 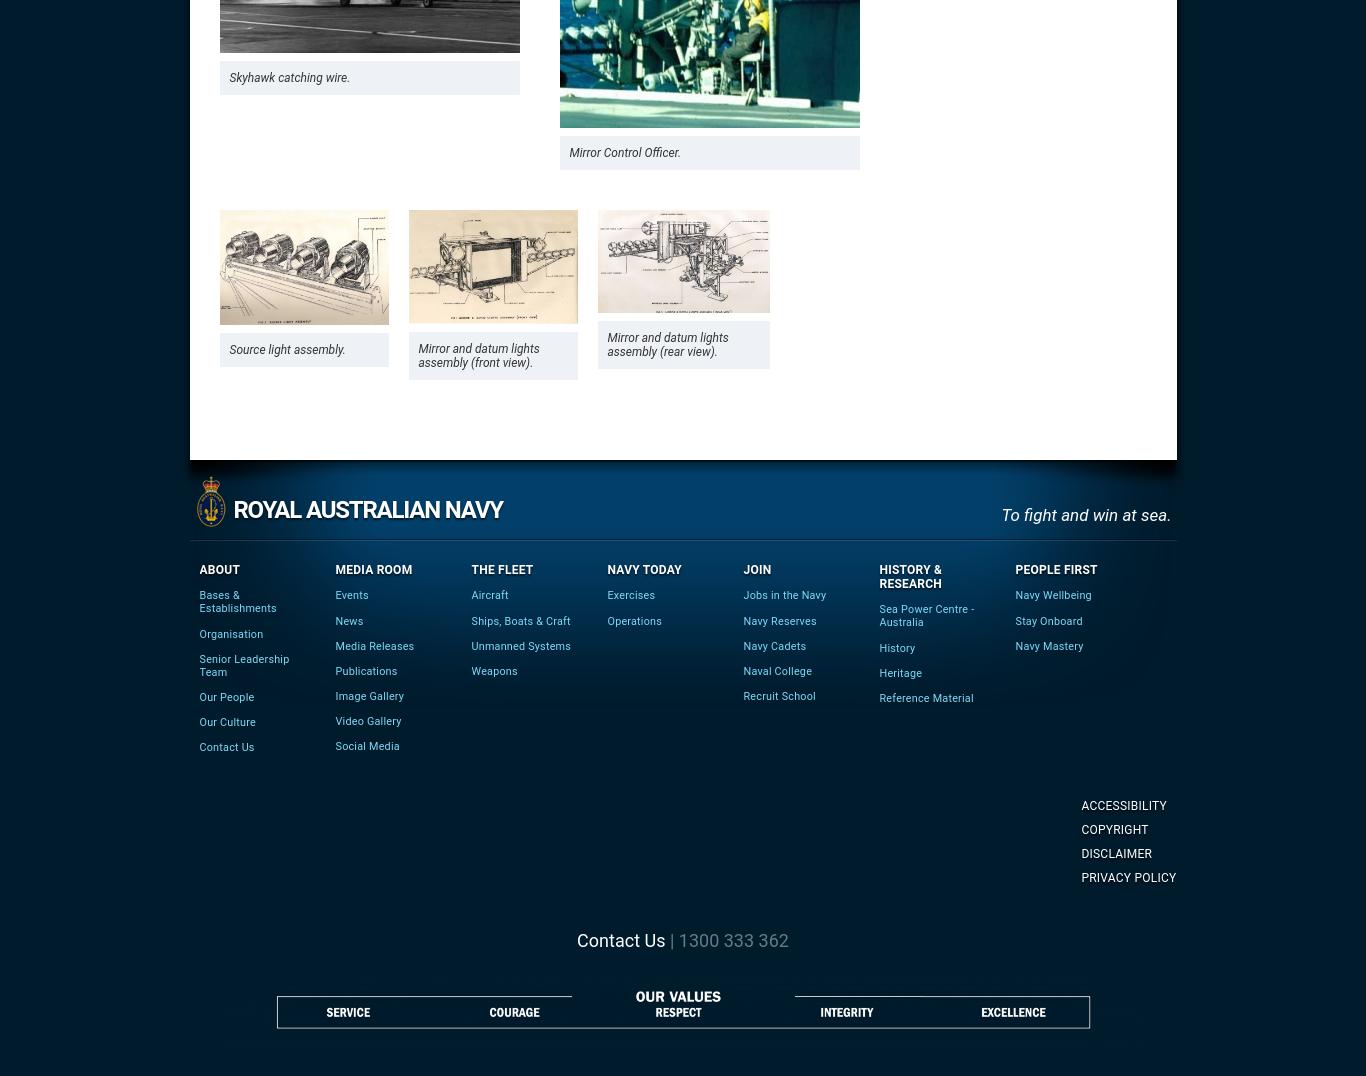 What do you see at coordinates (1122, 806) in the screenshot?
I see `'Accessibility'` at bounding box center [1122, 806].